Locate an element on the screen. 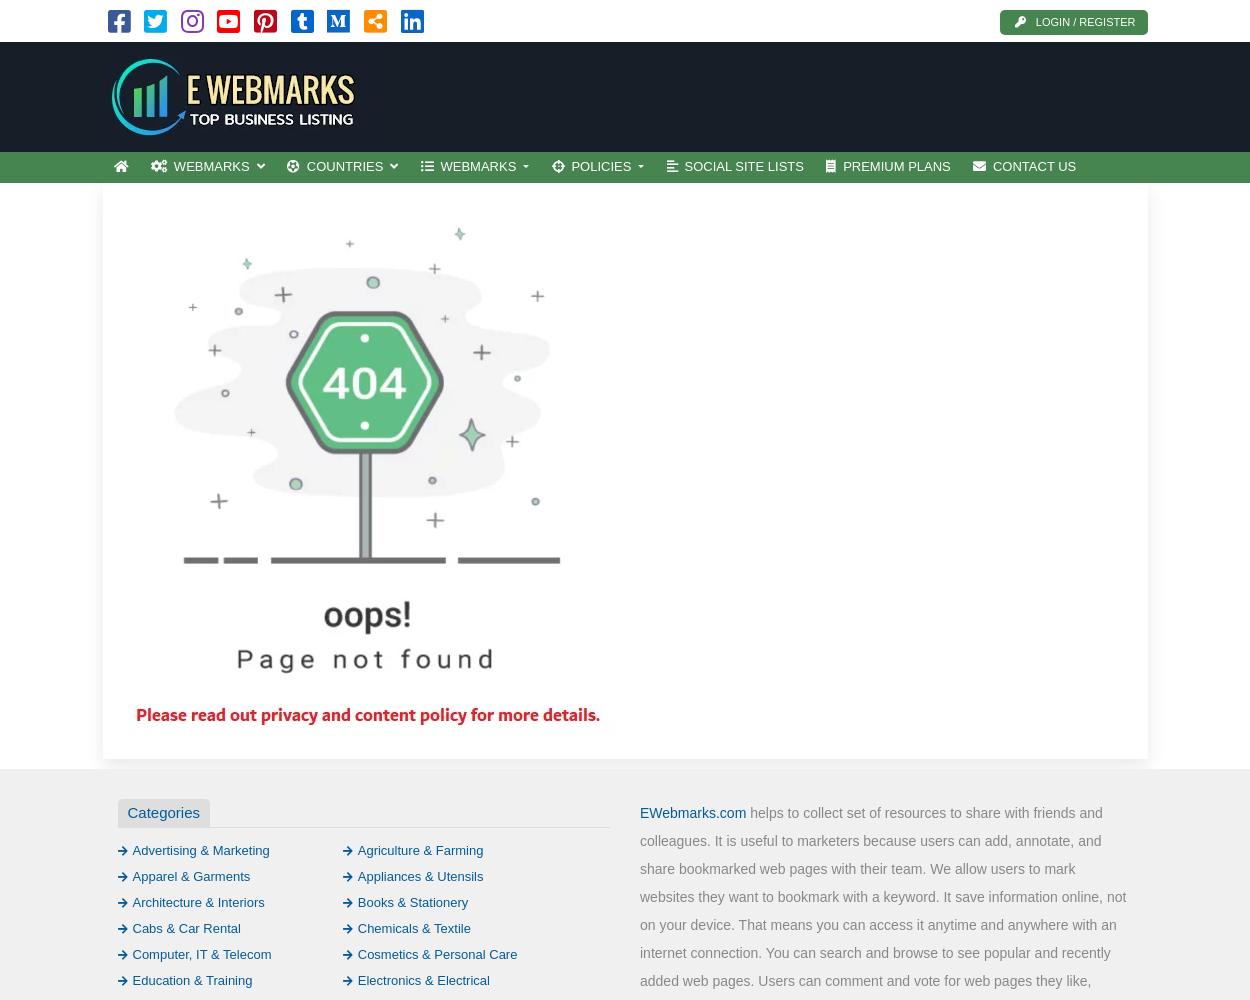  'Agriculture & Farming' is located at coordinates (420, 848).